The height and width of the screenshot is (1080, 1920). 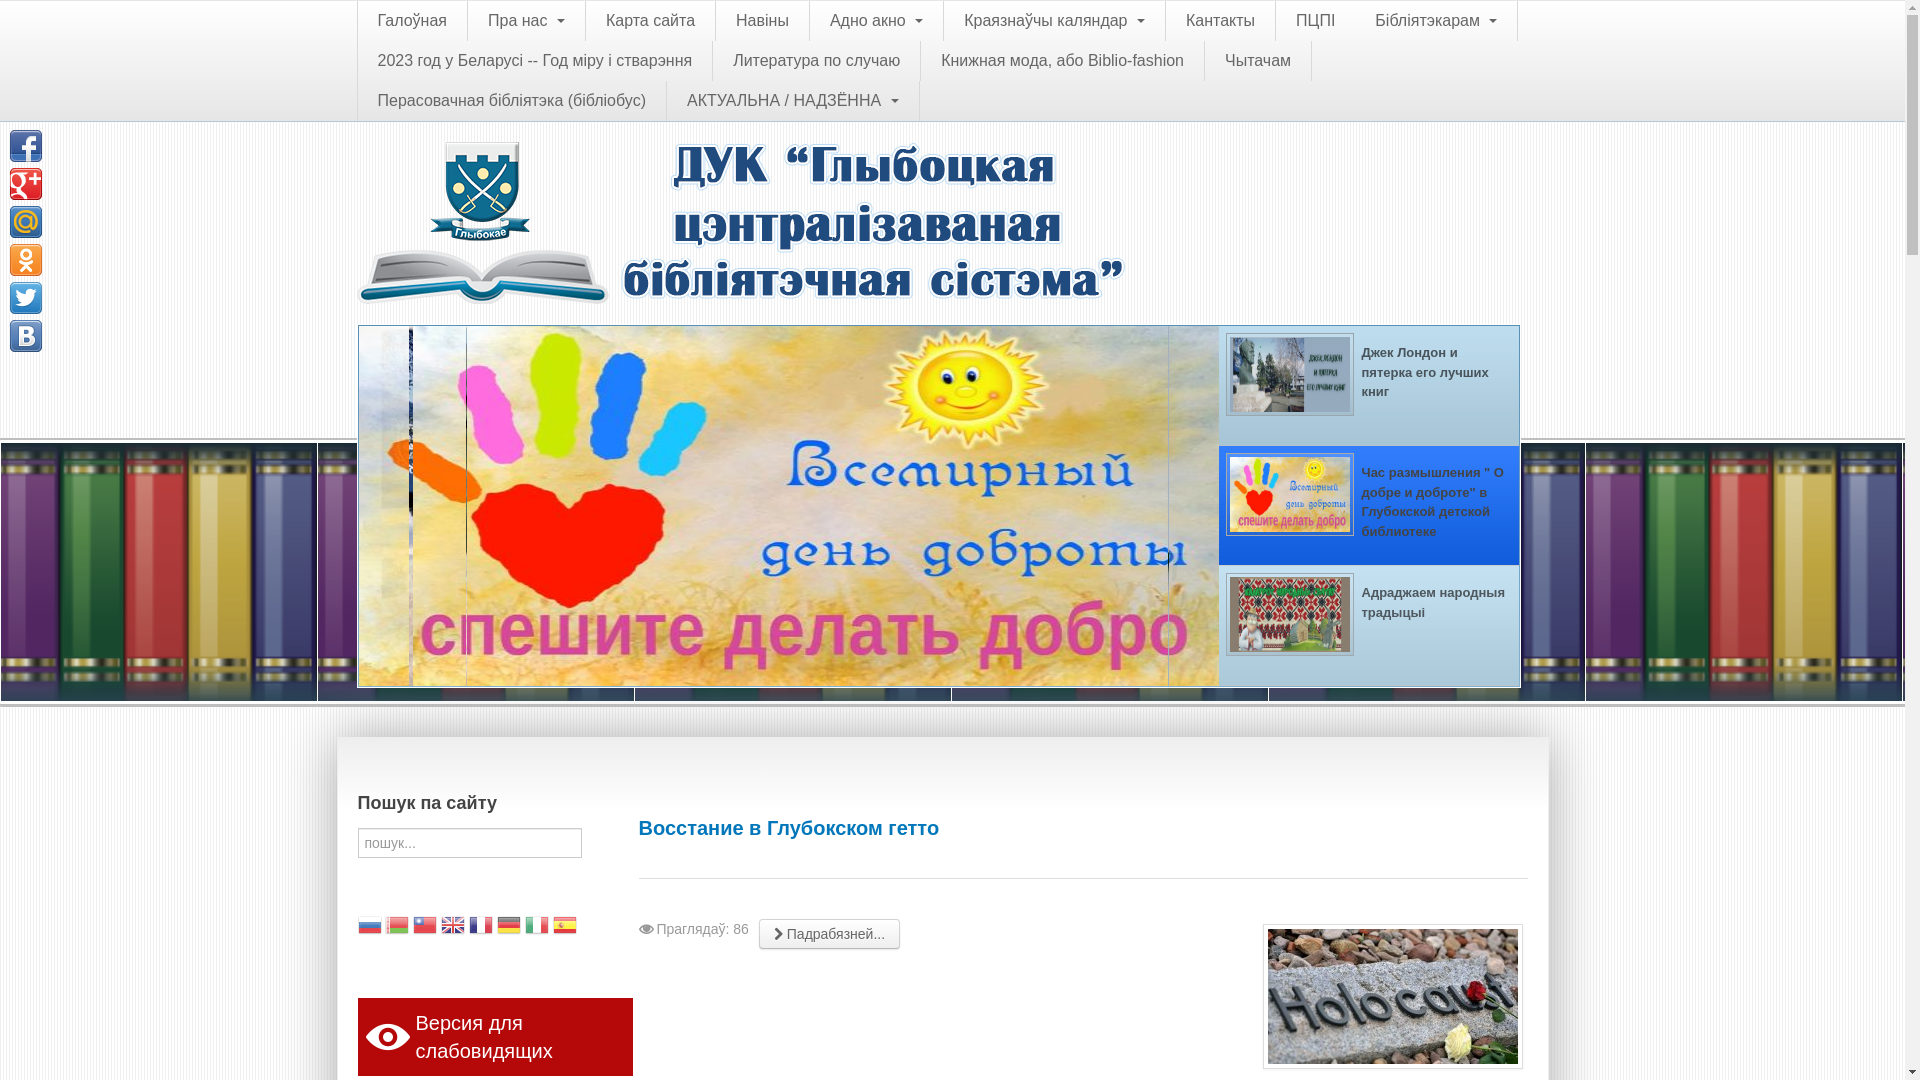 I want to click on 'French', so click(x=480, y=927).